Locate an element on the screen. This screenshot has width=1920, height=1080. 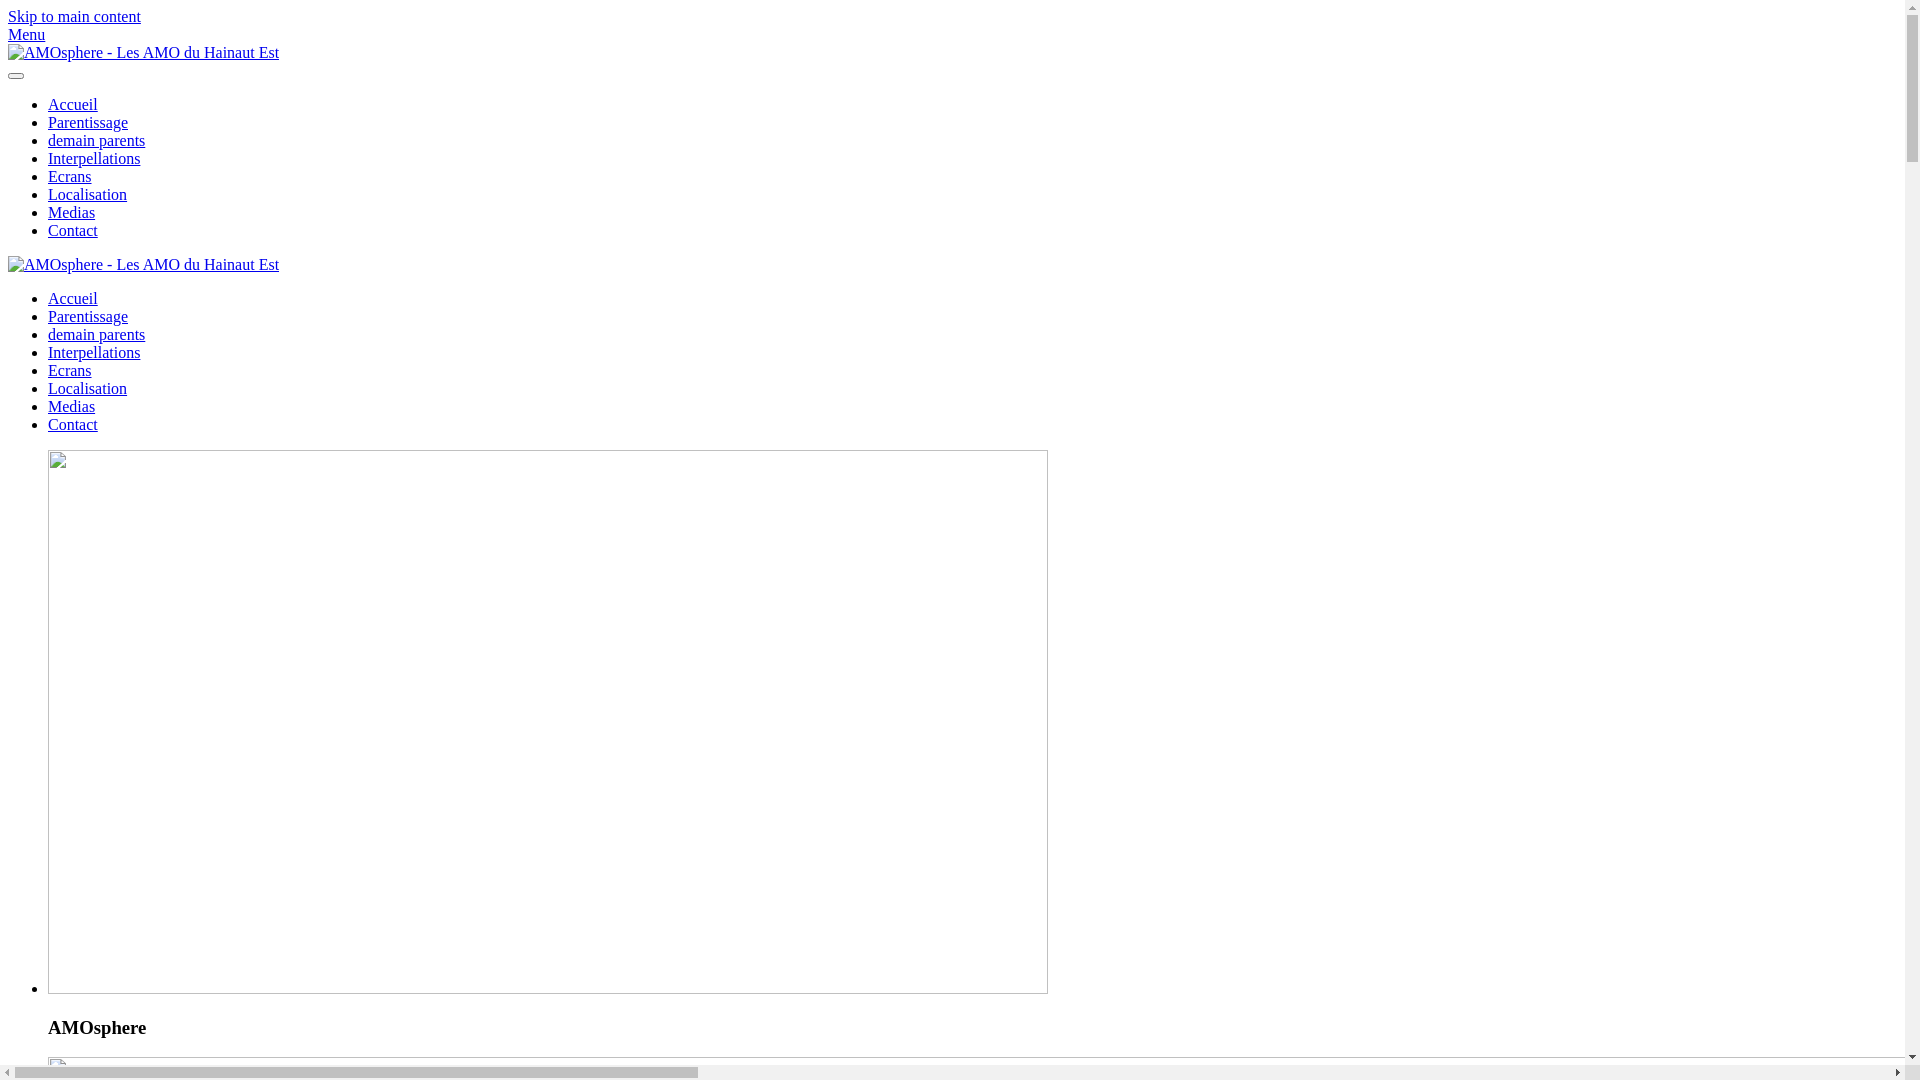
'Ecrans' is located at coordinates (48, 175).